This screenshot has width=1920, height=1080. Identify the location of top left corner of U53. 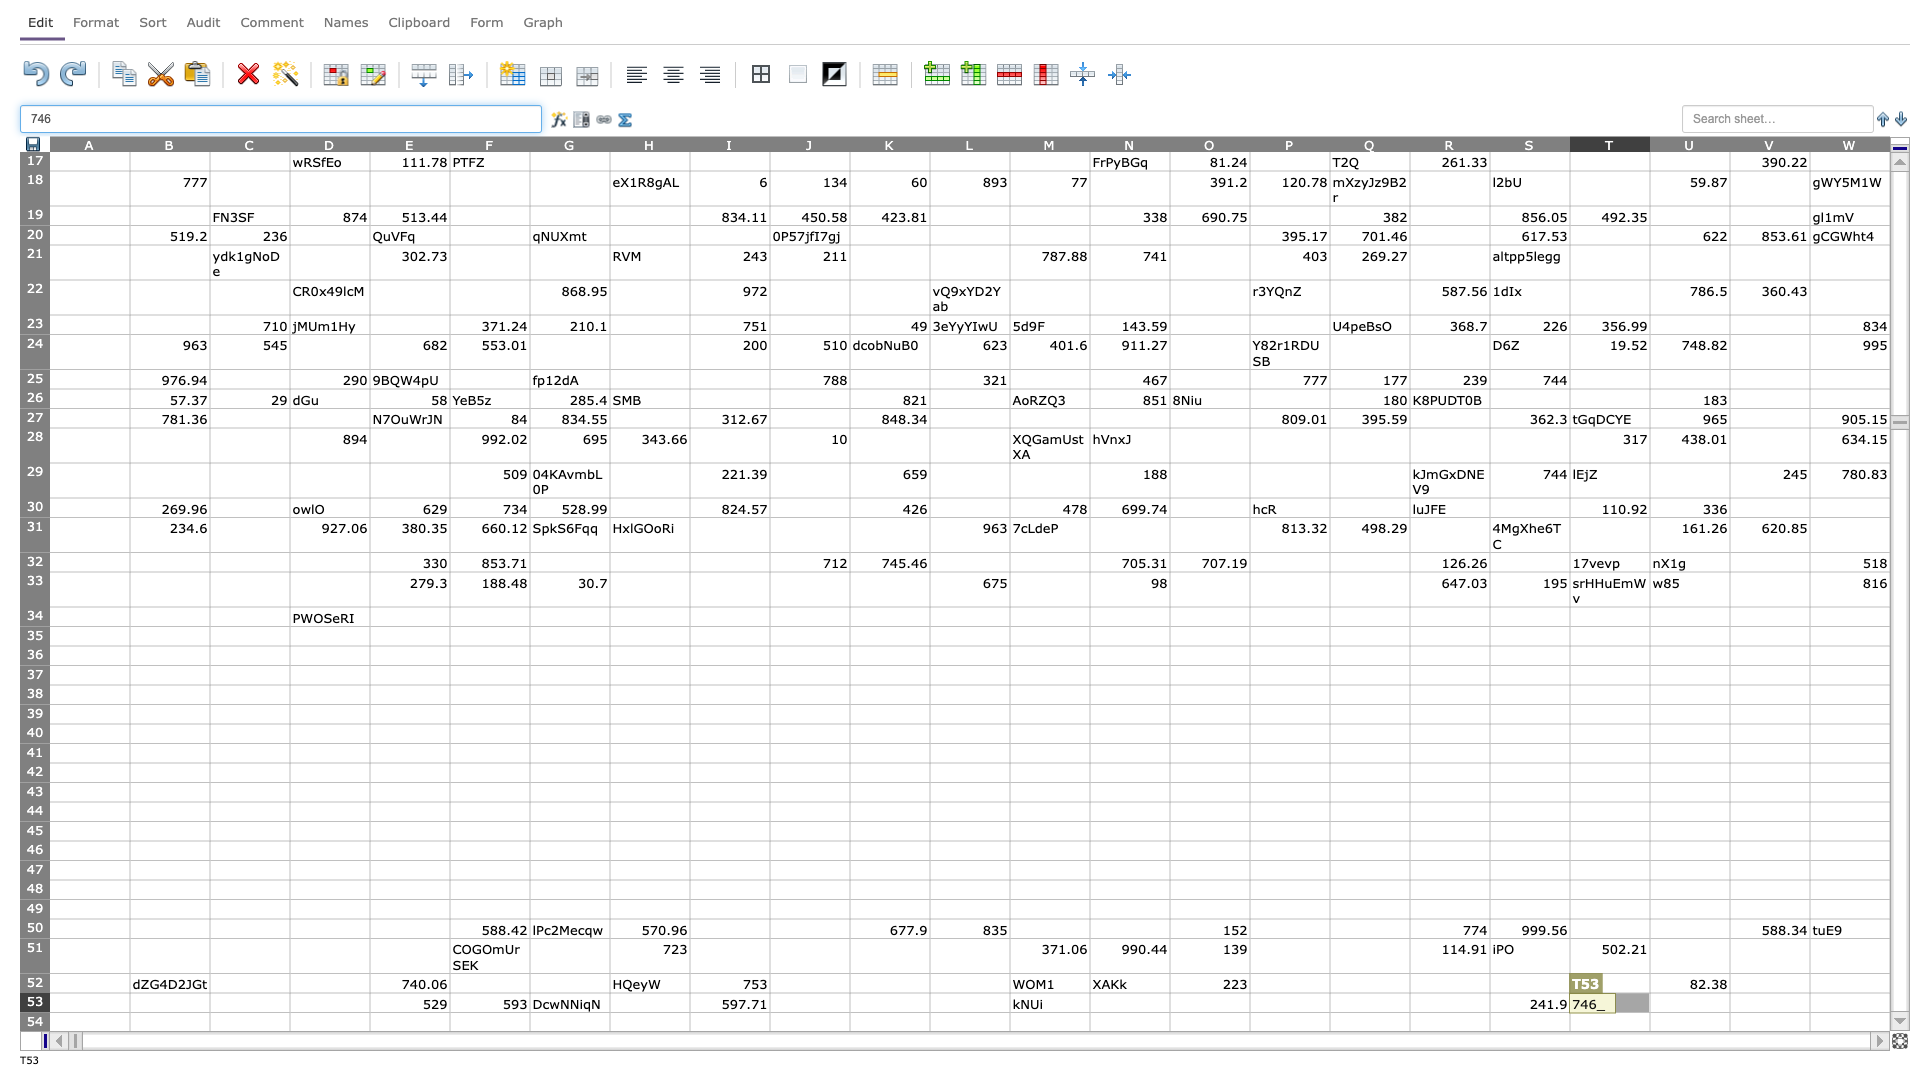
(1650, 992).